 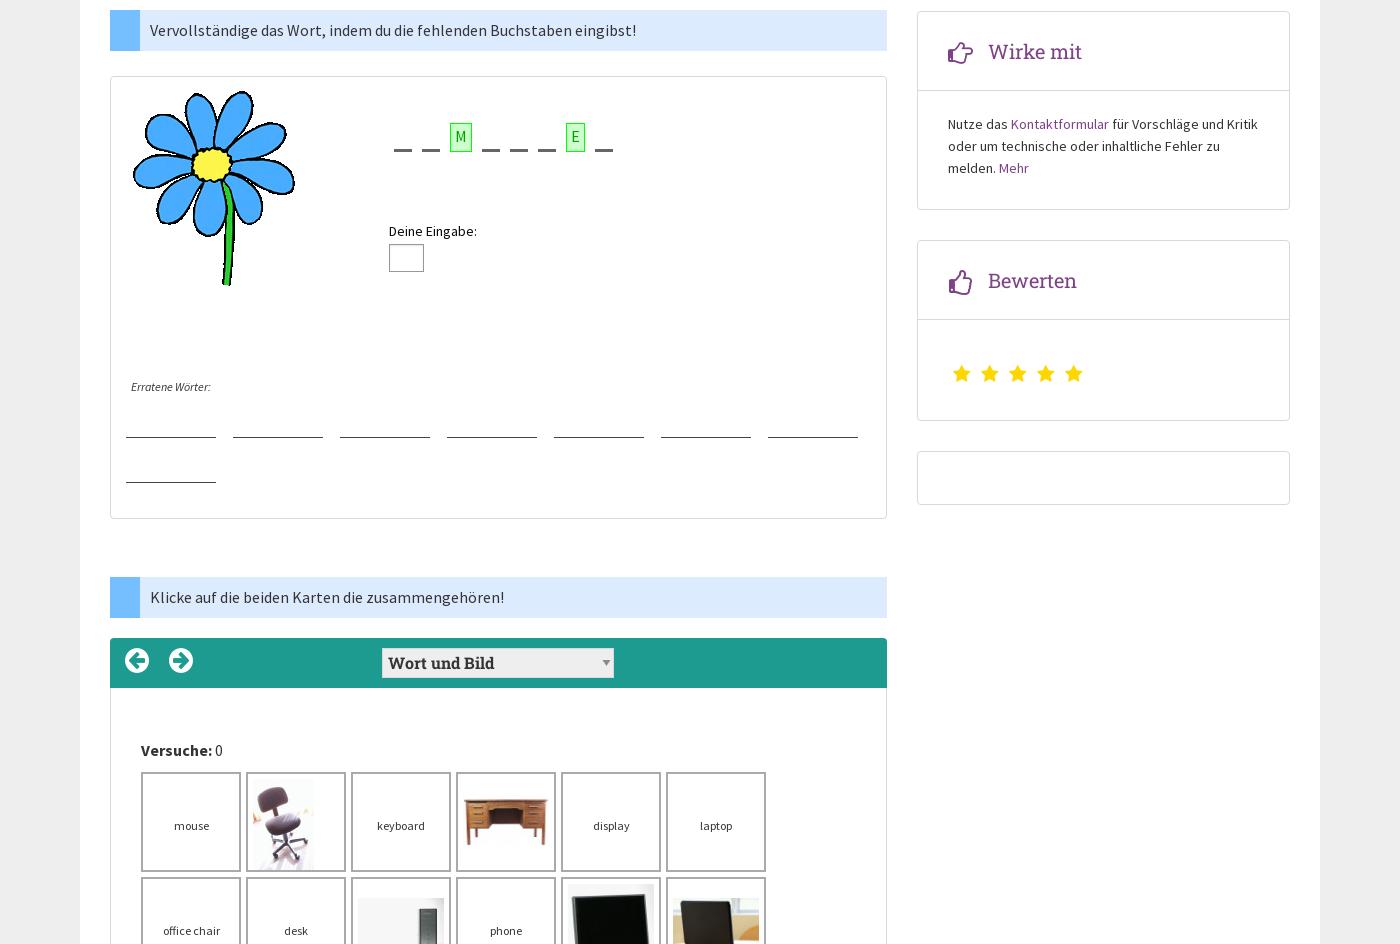 I want to click on 'Deine Eingabe:', so click(x=387, y=228).